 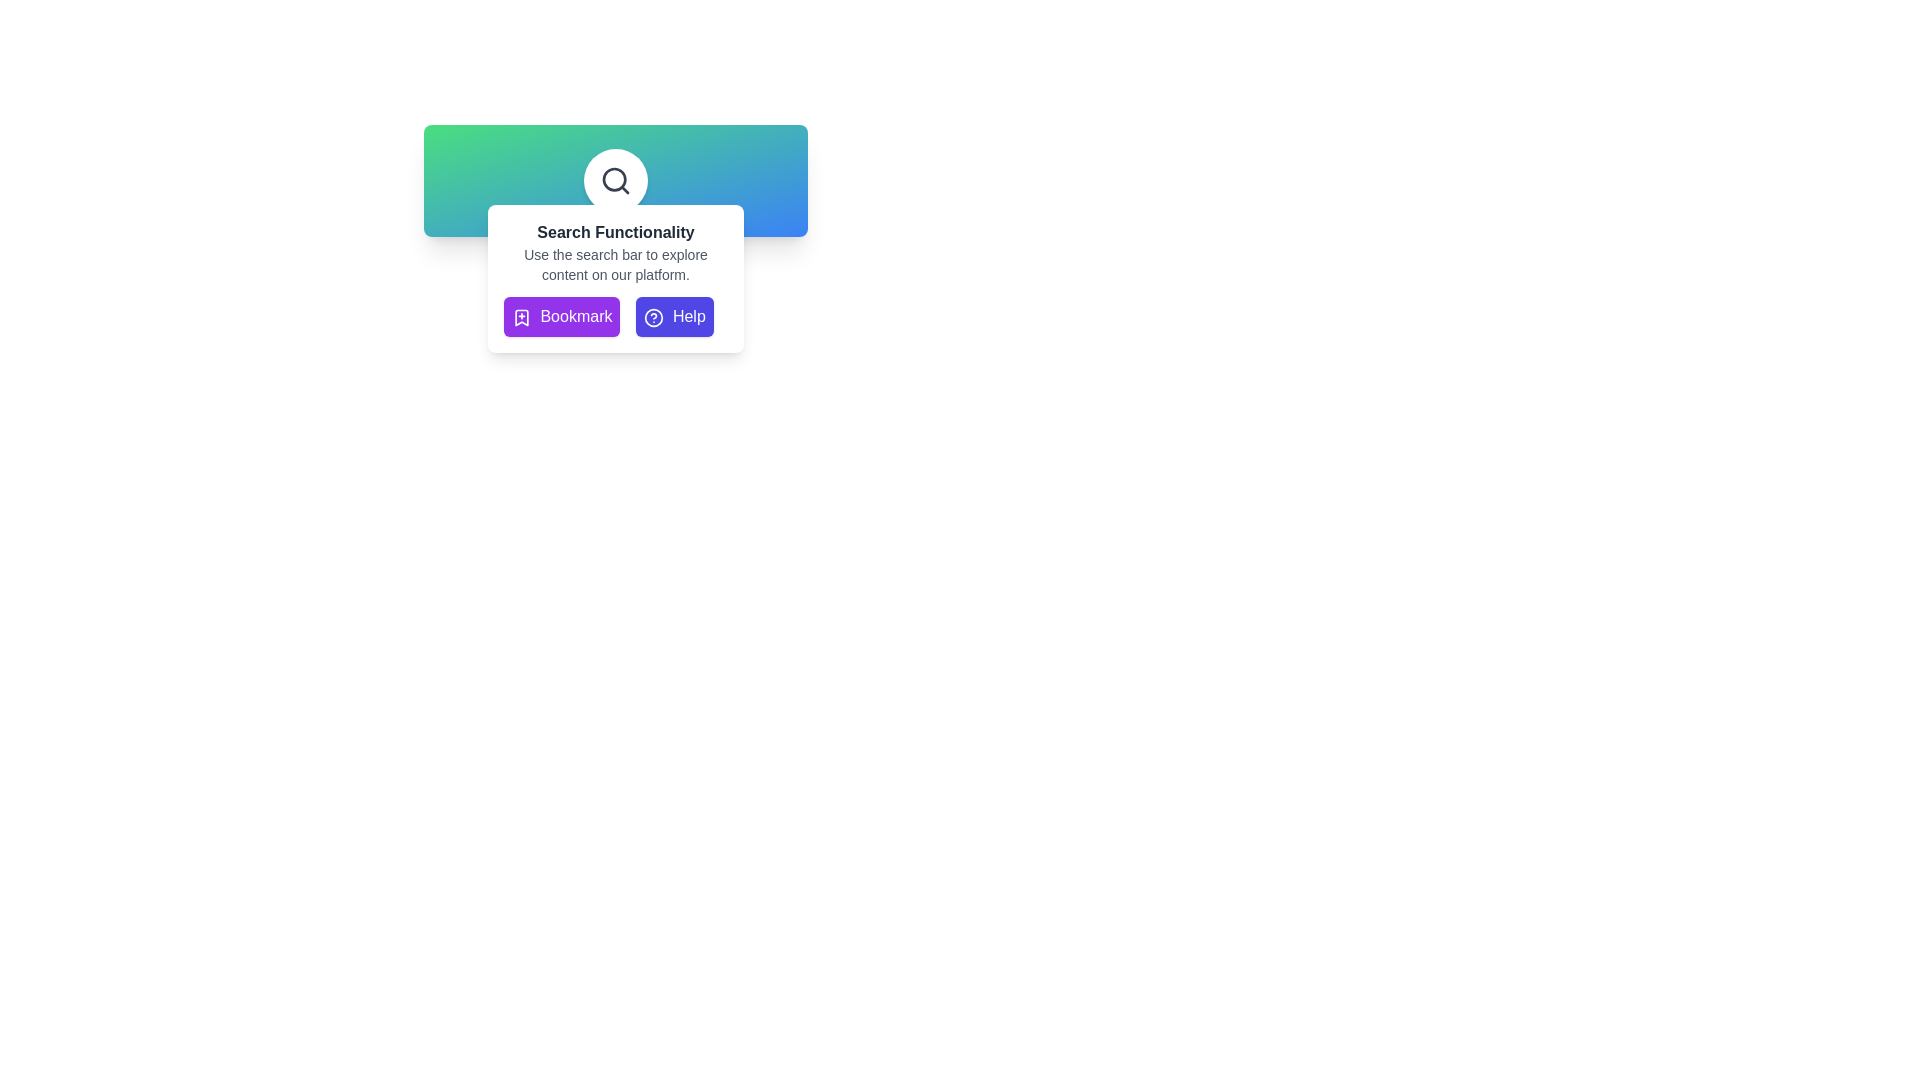 What do you see at coordinates (614, 231) in the screenshot?
I see `the static text label that serves as a title or header for the associated search information, located at the top of the white rounded box` at bounding box center [614, 231].